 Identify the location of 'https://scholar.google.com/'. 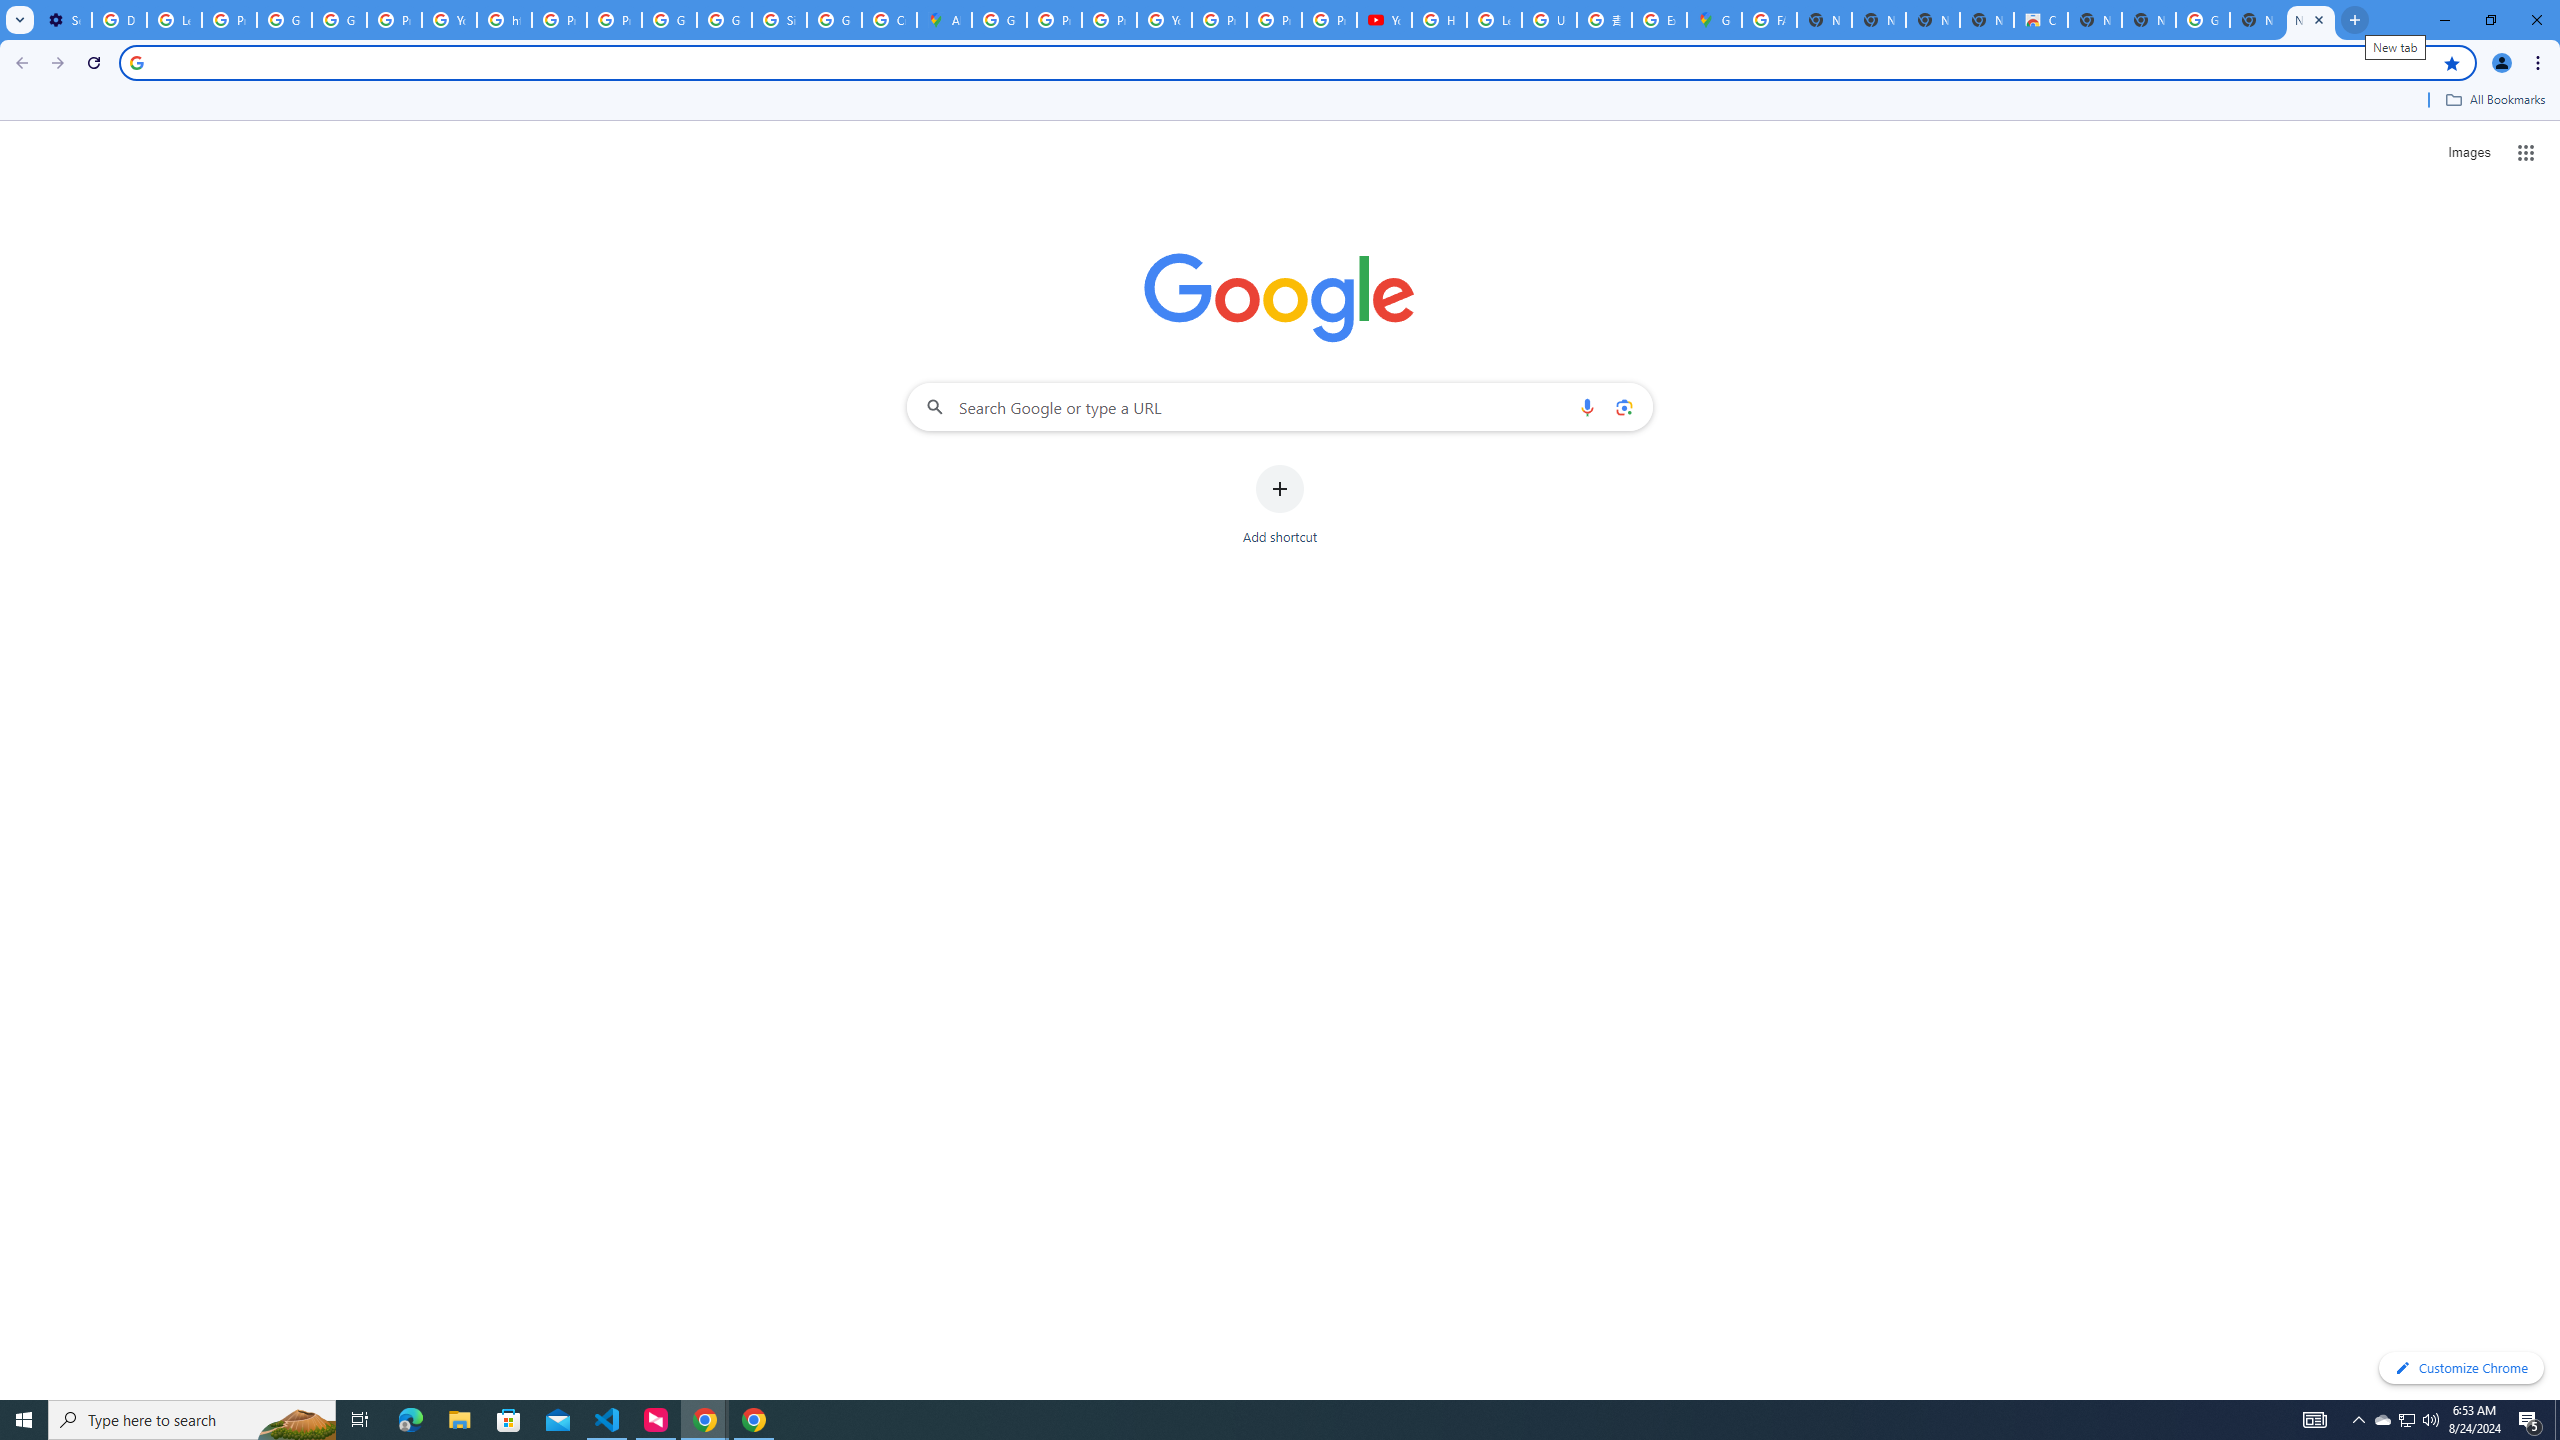
(504, 19).